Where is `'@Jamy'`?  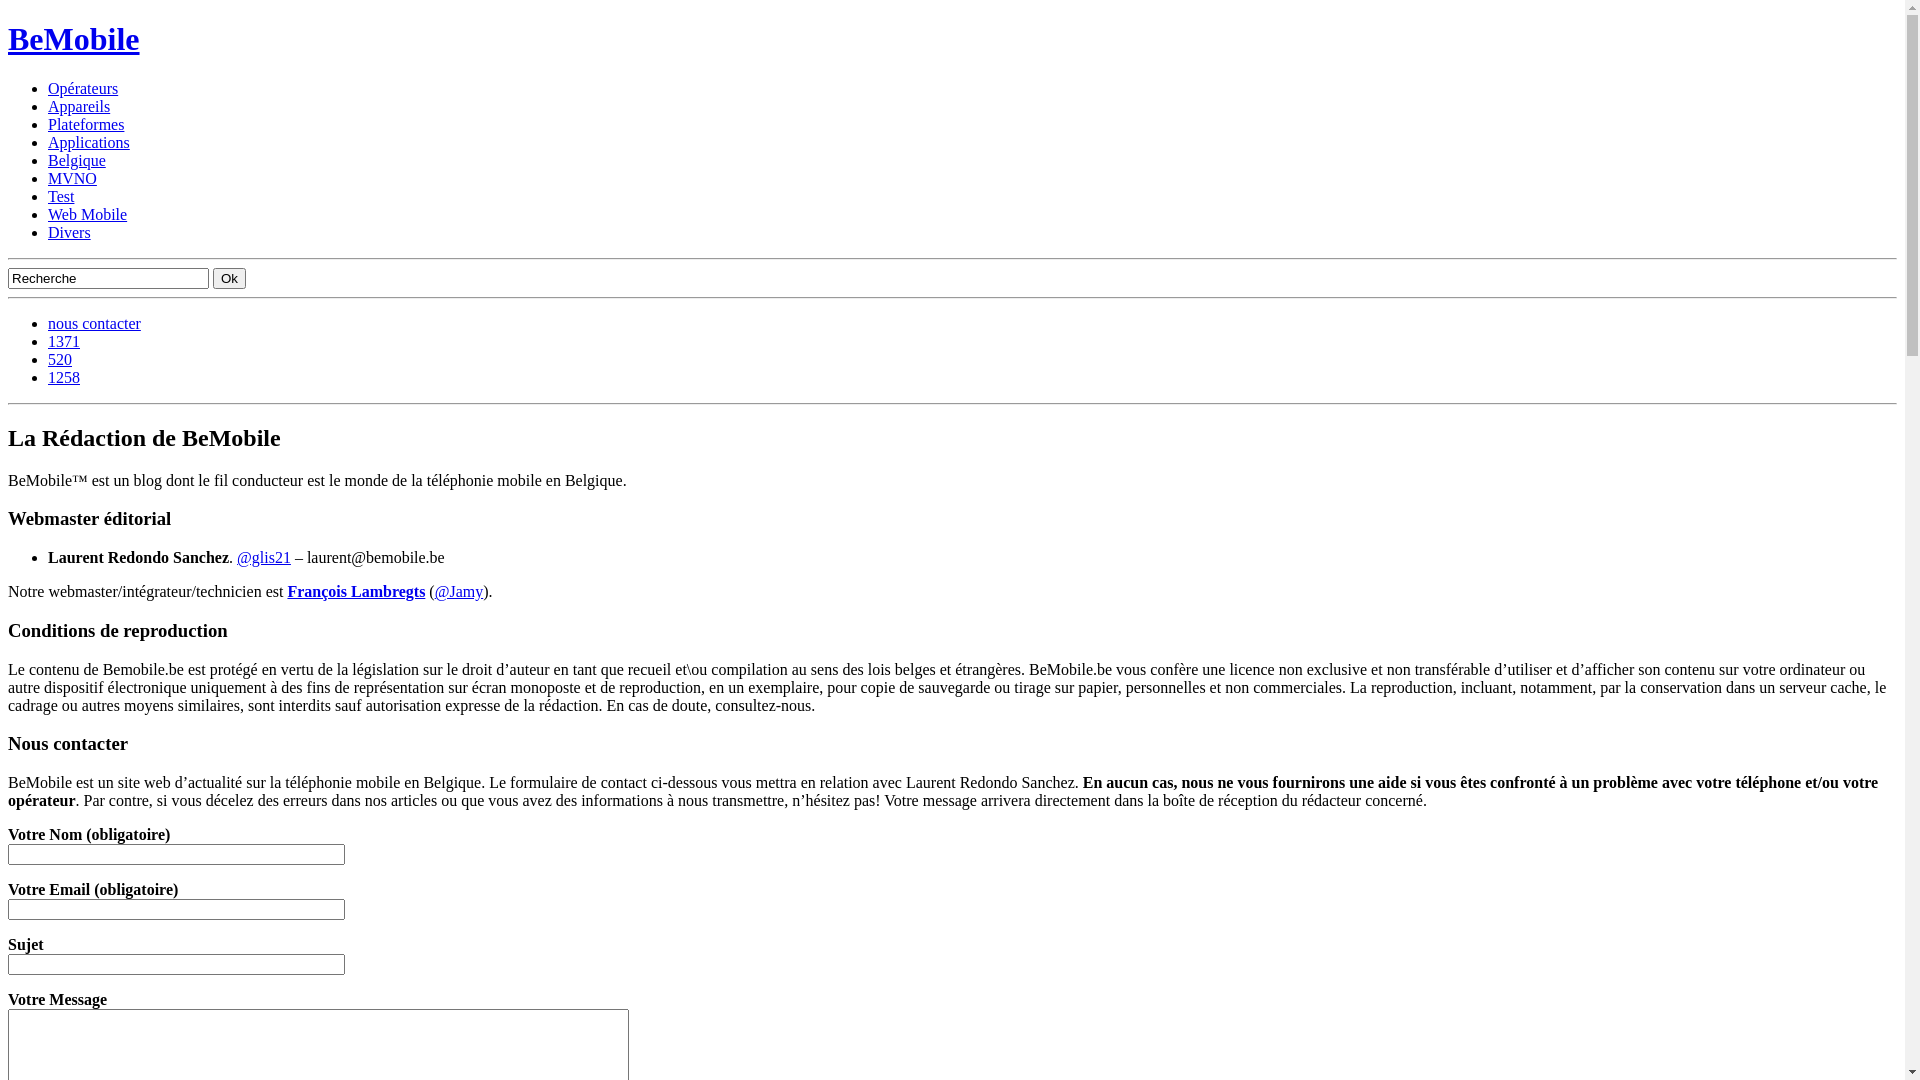
'@Jamy' is located at coordinates (458, 590).